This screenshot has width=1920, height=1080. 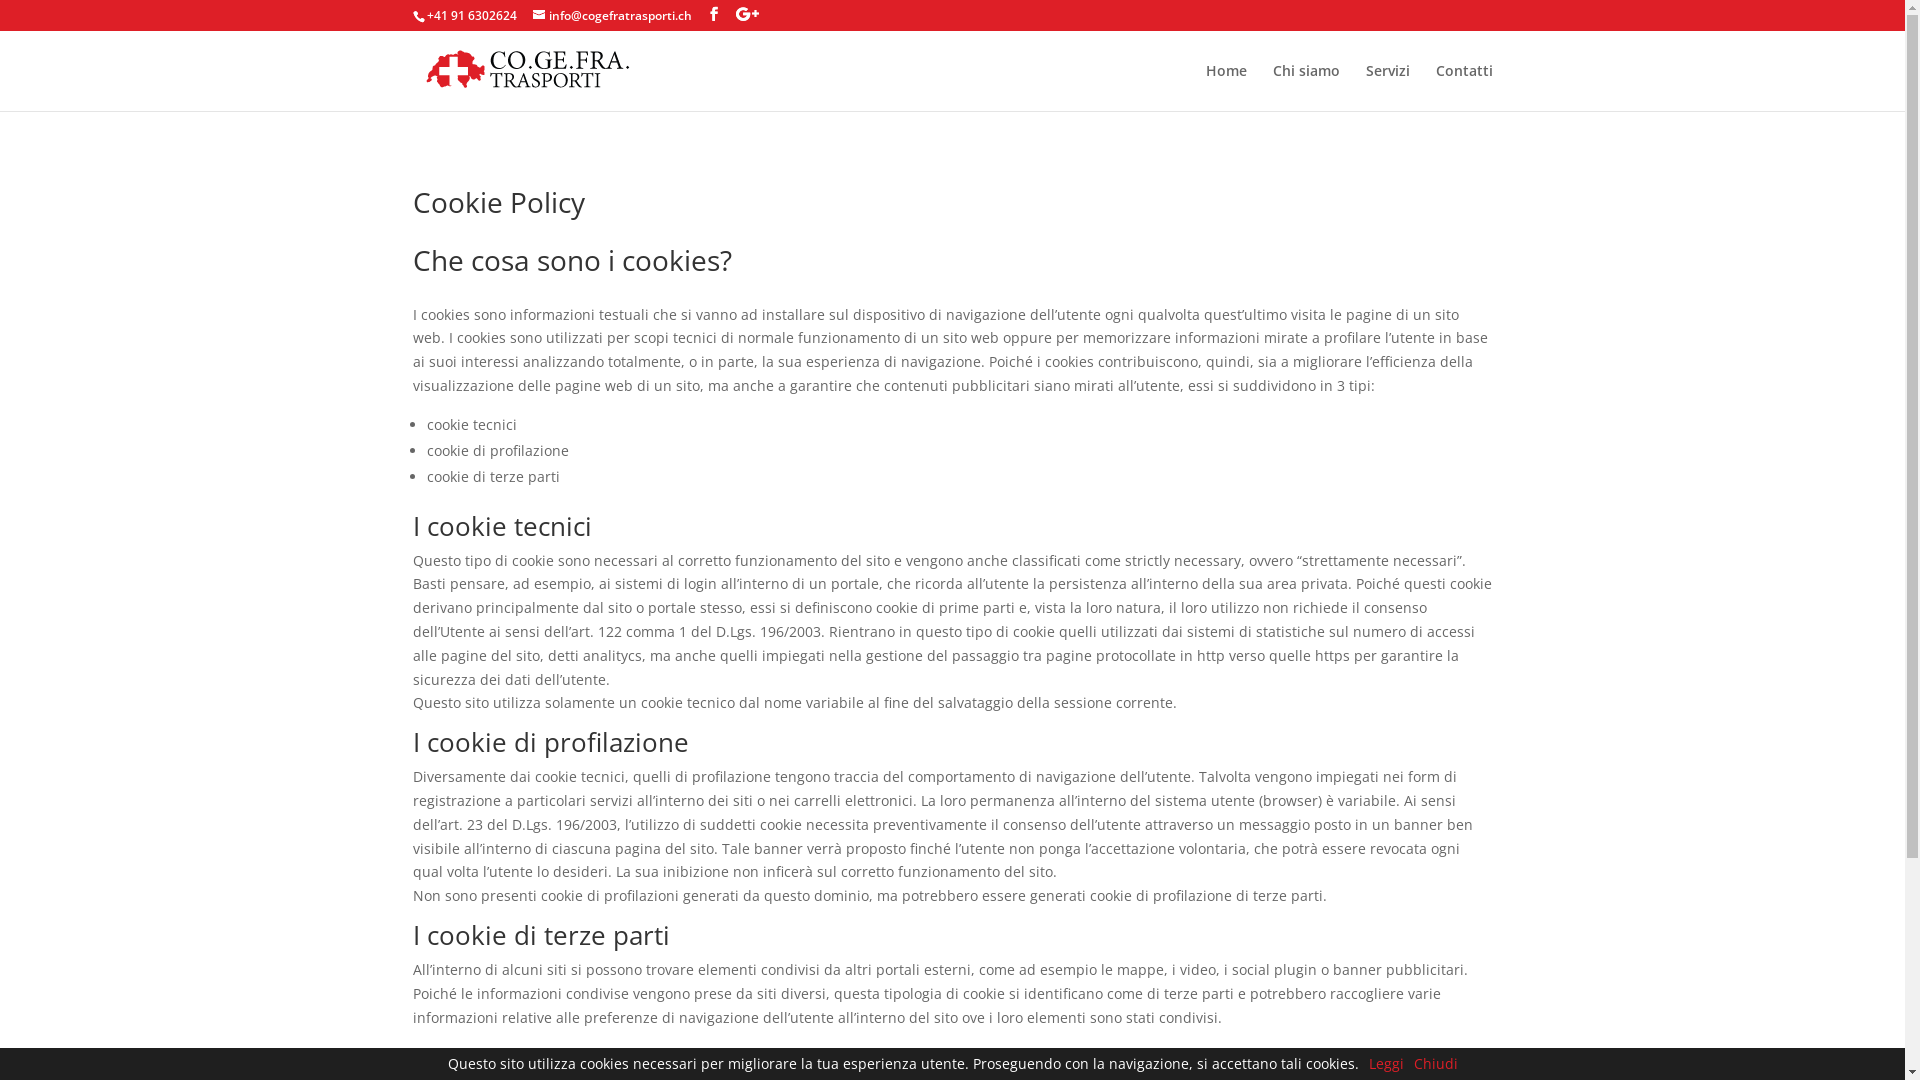 What do you see at coordinates (425, 15) in the screenshot?
I see `'+41 91 6302624'` at bounding box center [425, 15].